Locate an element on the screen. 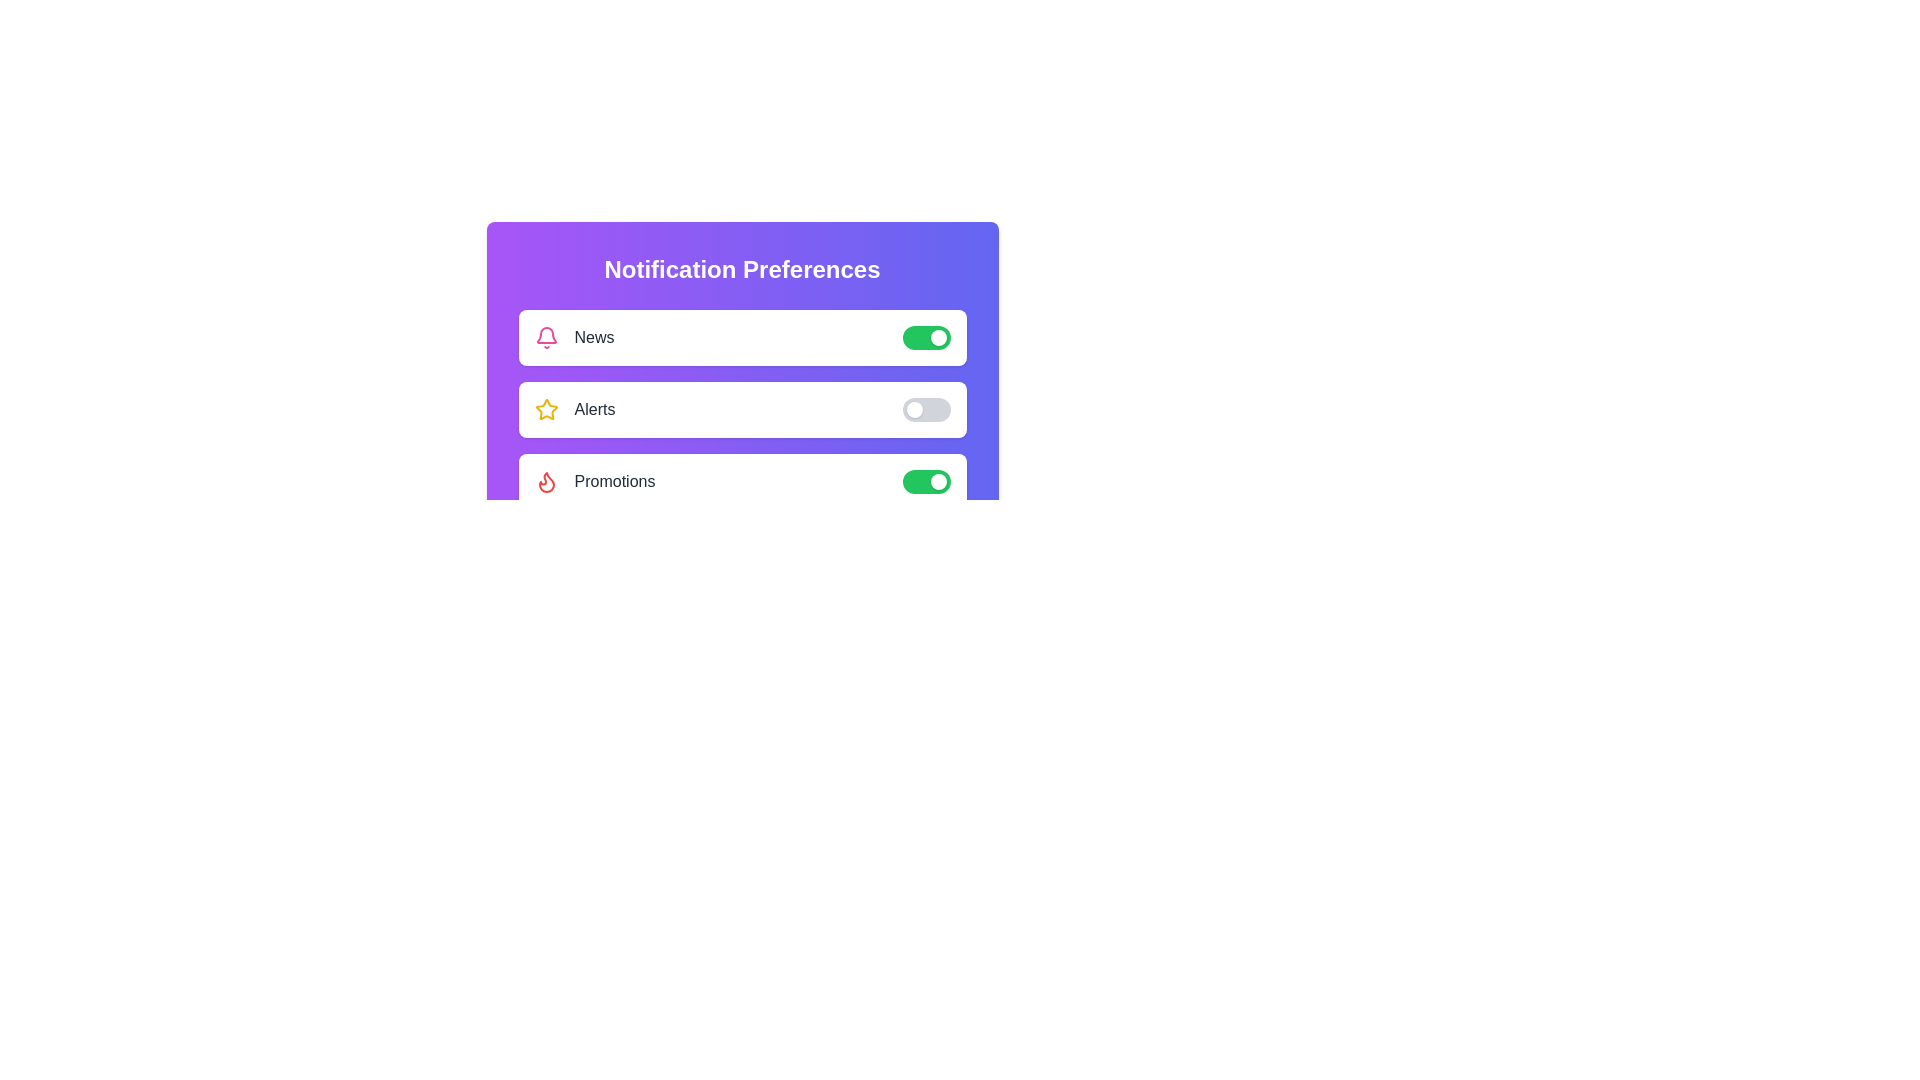  the text Promotions in the component is located at coordinates (741, 482).